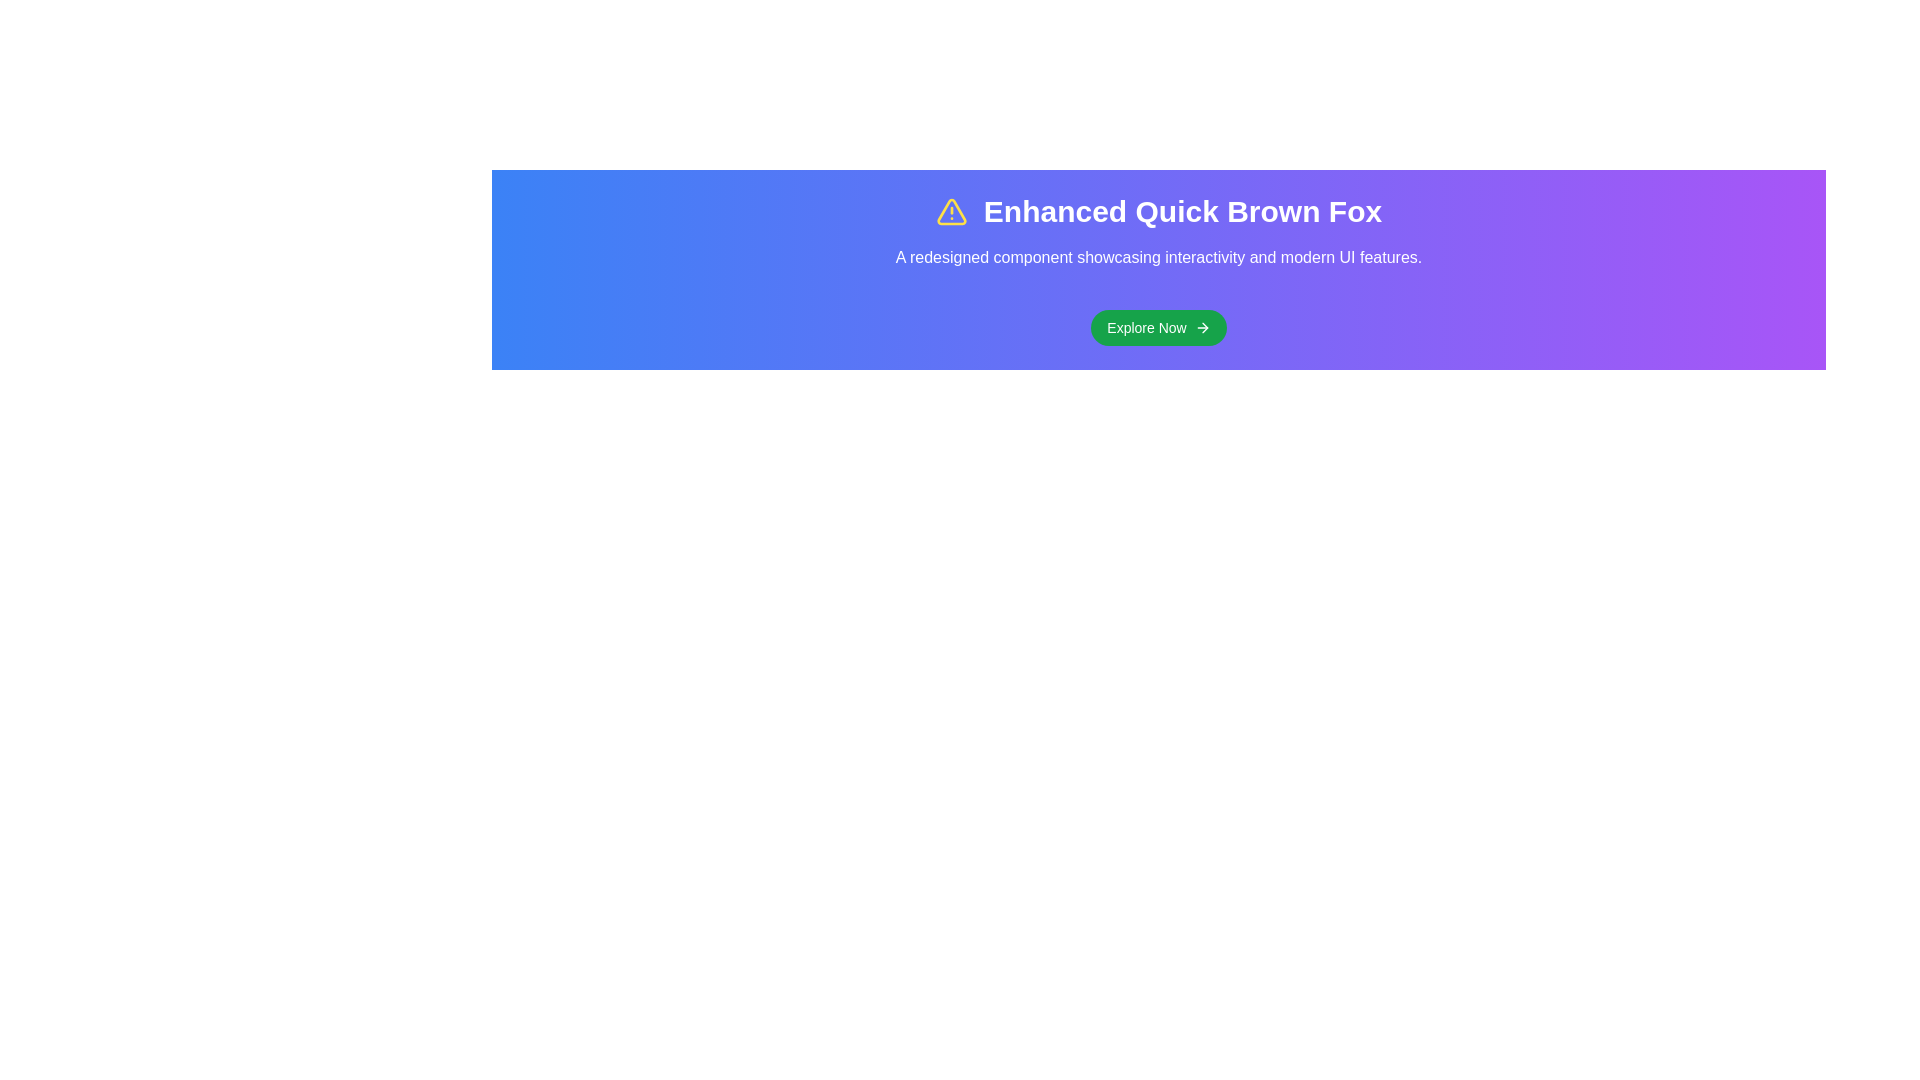 The height and width of the screenshot is (1080, 1920). I want to click on the 'Explore Now' button with a green background and rounded corners, located centrally below the main descriptive text, so click(1158, 326).